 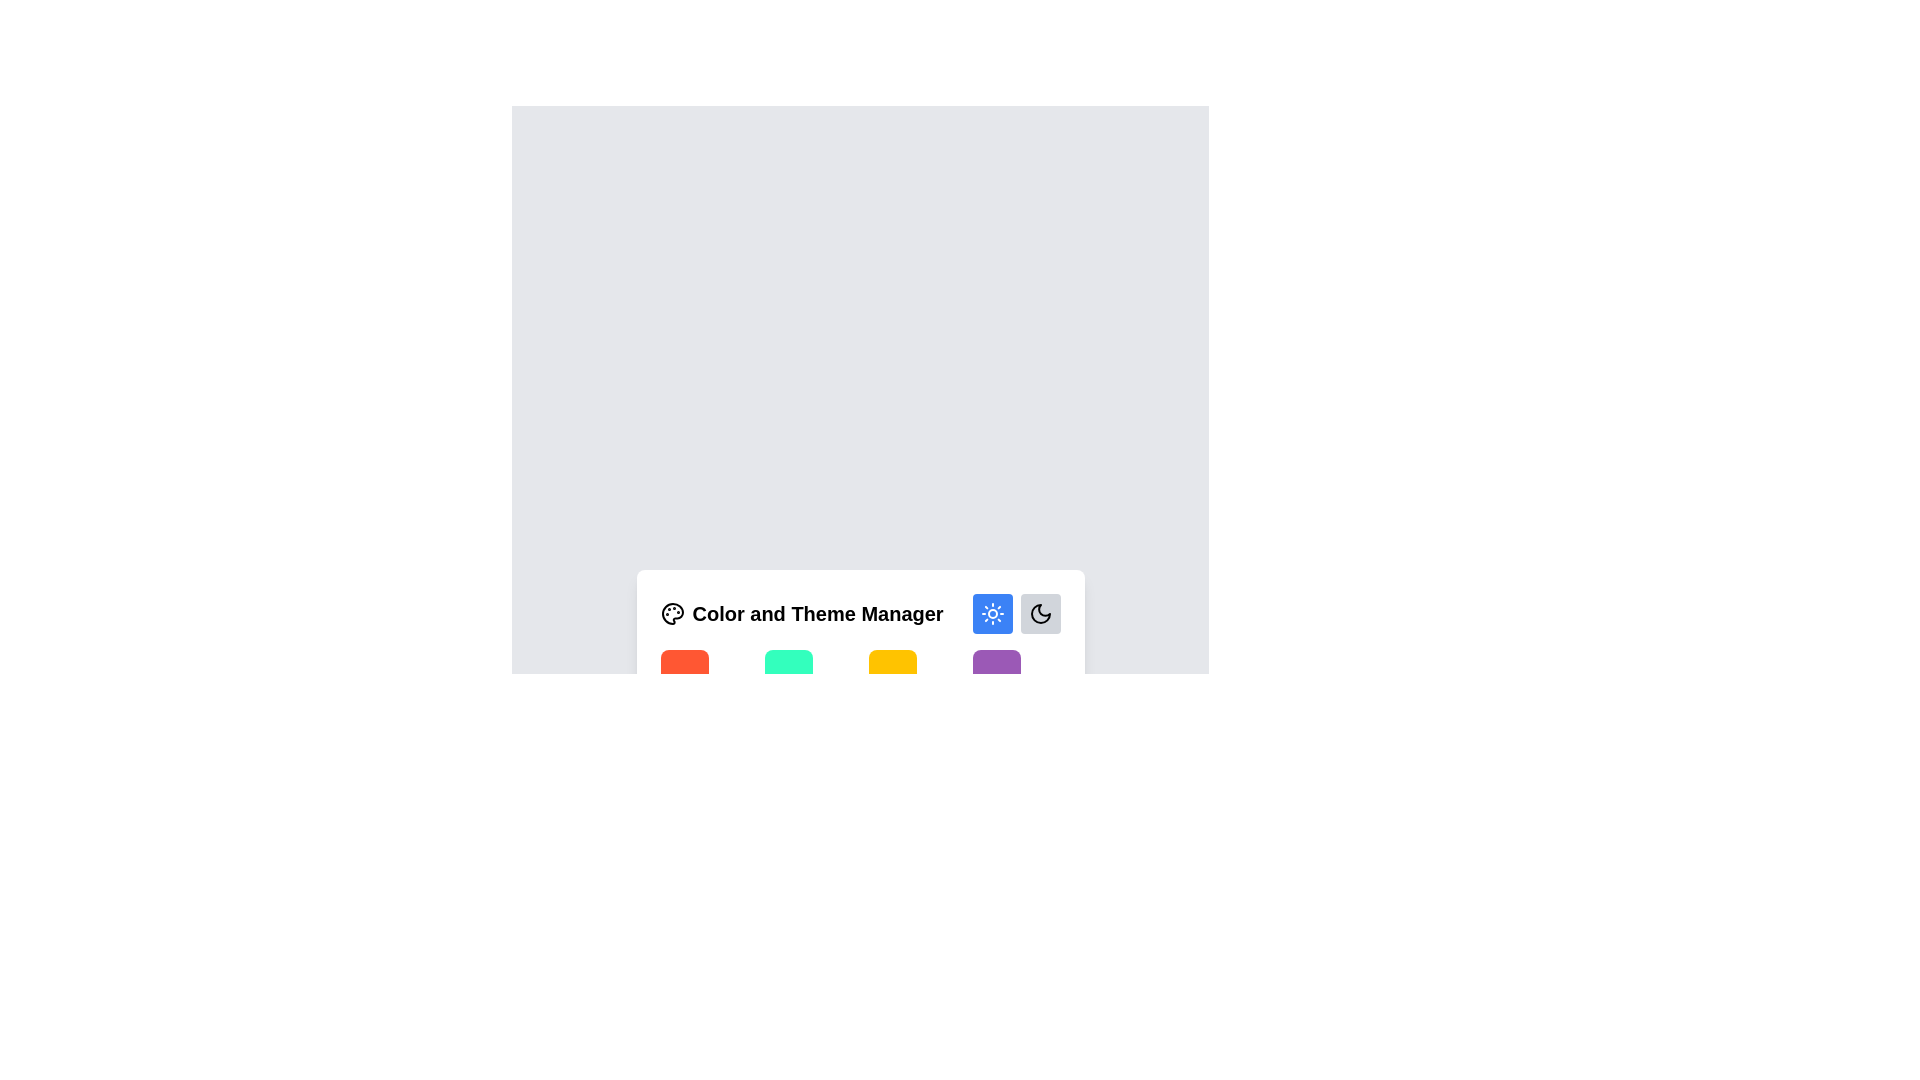 What do you see at coordinates (1016, 612) in the screenshot?
I see `the gray button in the top-right corner of the 'Color and Theme Manager' section` at bounding box center [1016, 612].